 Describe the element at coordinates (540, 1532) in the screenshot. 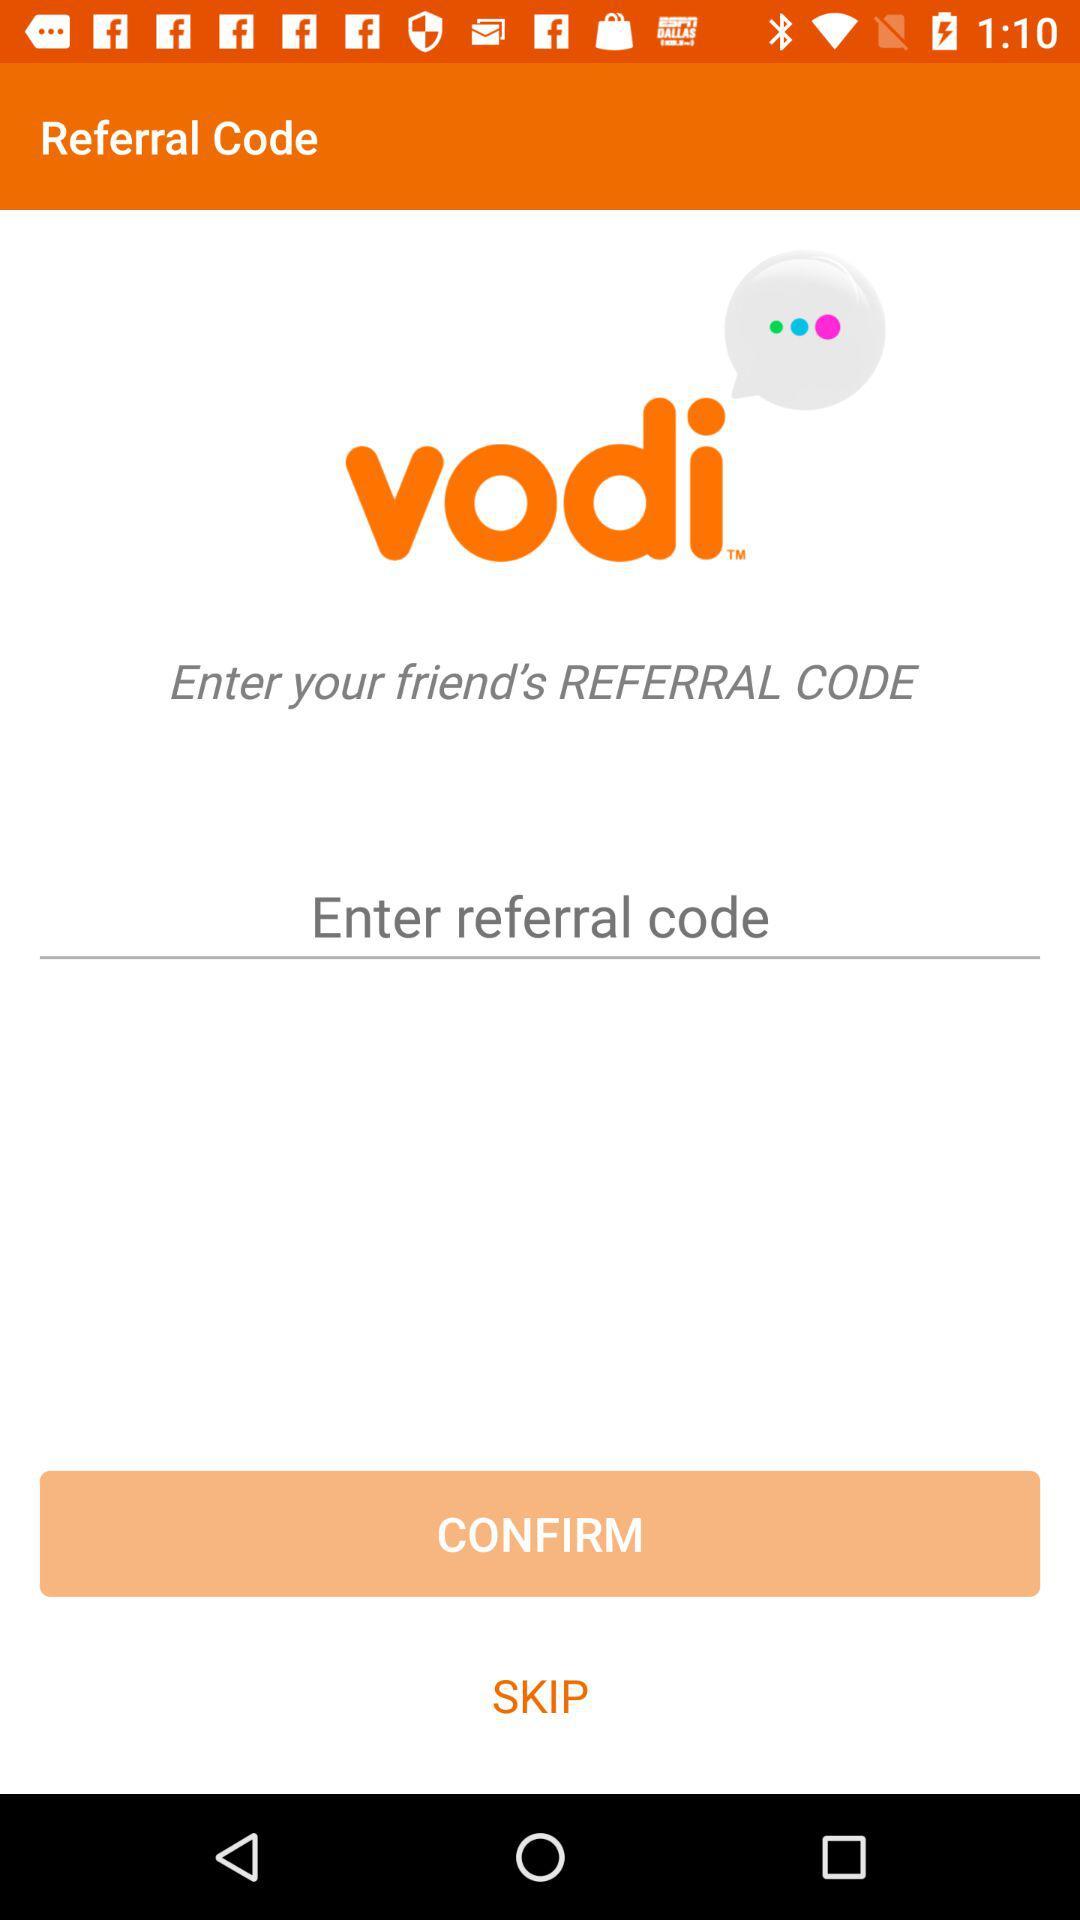

I see `confirm item` at that location.